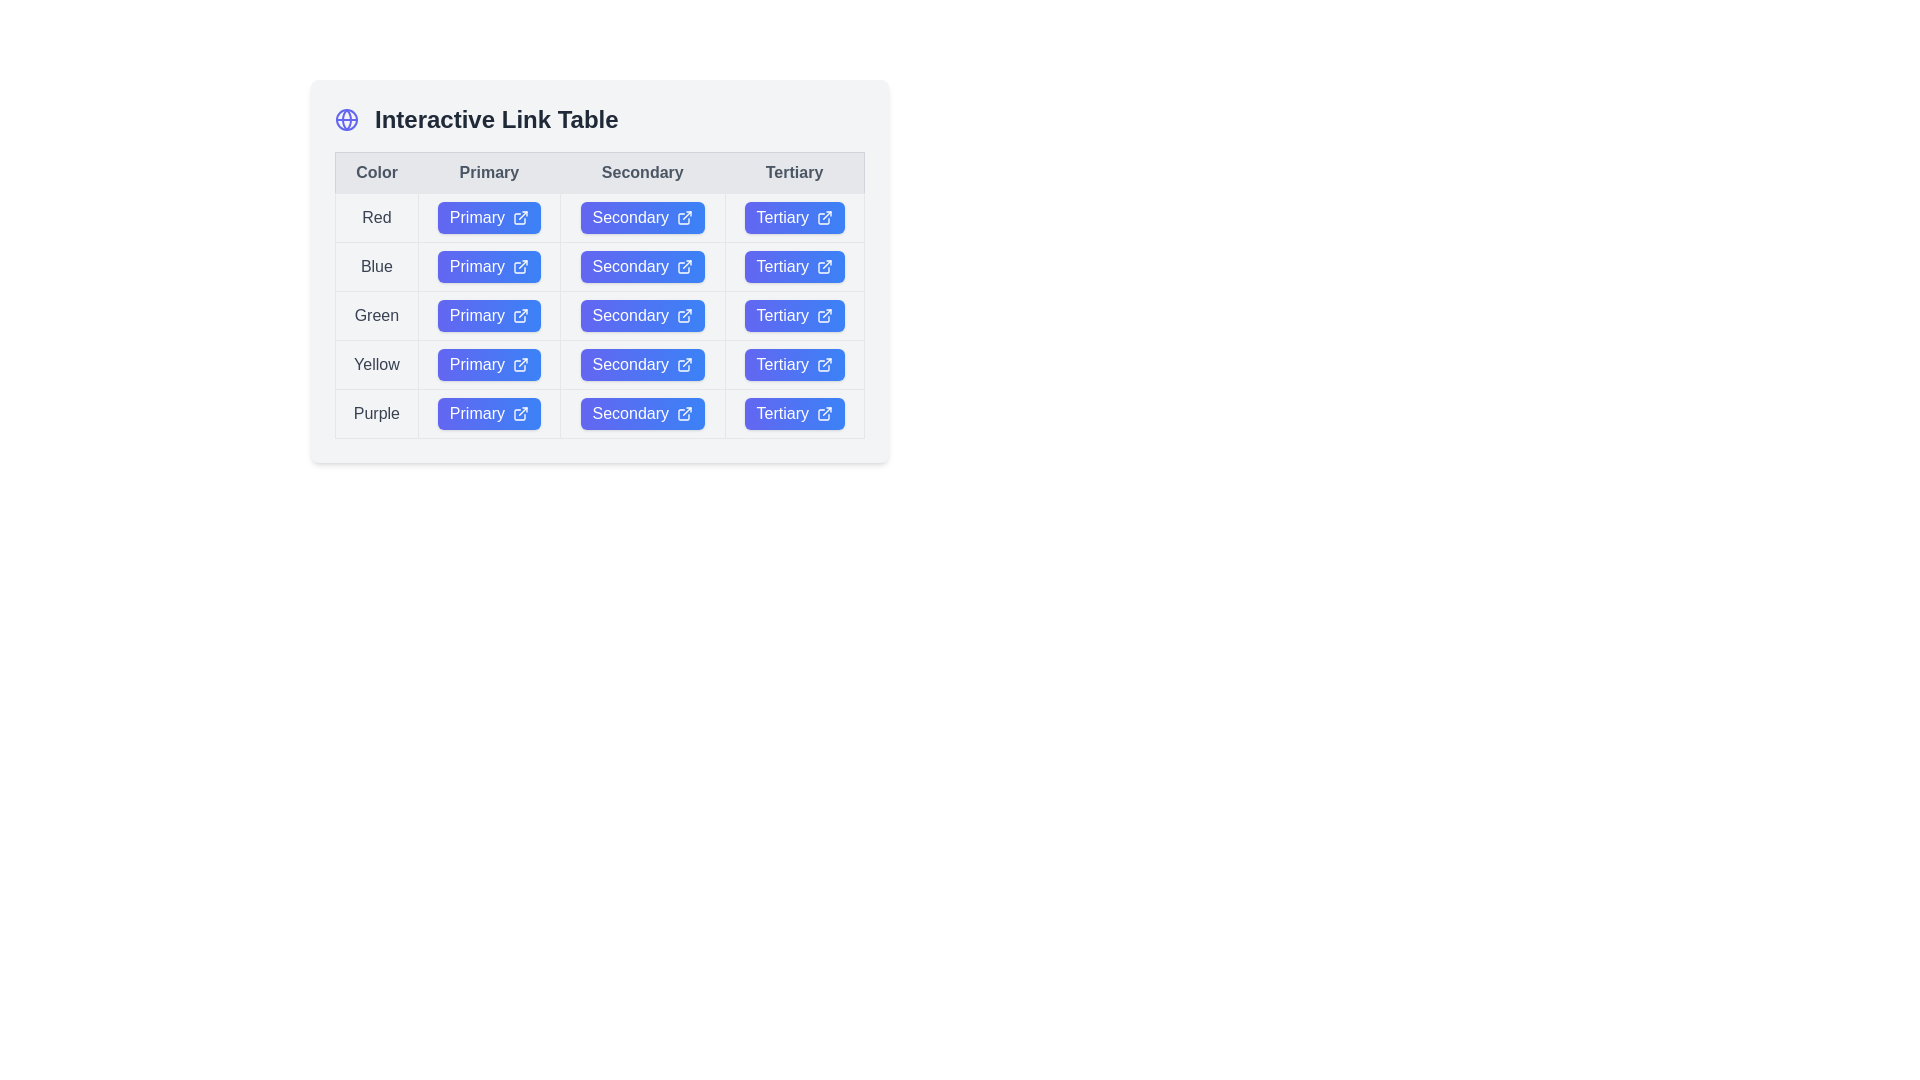 This screenshot has height=1080, width=1920. I want to click on the small external link icon, which is styled as an outlined square with an arrow, located within the 'Secondary' button in the first row of the 'Interactive Link Table', so click(685, 218).